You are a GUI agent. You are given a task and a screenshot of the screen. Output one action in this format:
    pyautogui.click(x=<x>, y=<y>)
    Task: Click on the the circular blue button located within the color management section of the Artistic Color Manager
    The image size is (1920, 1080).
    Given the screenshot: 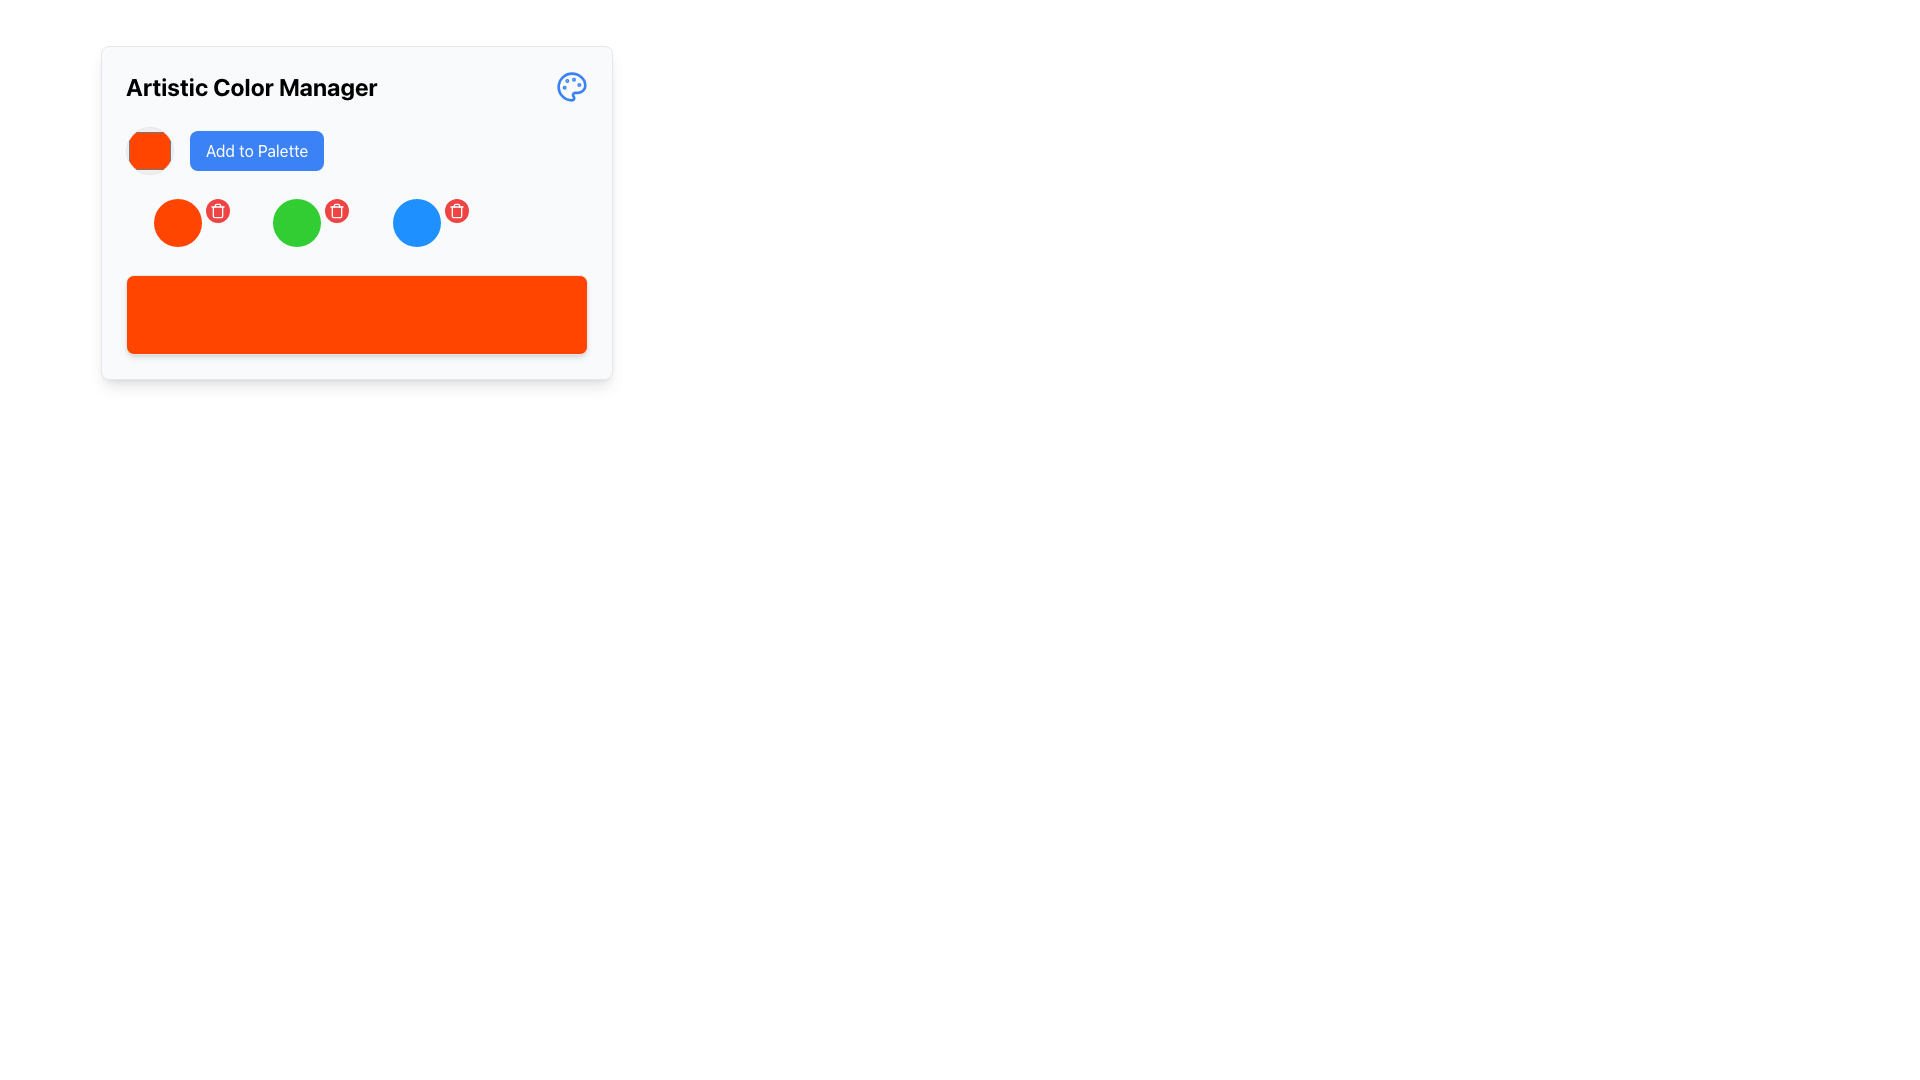 What is the action you would take?
    pyautogui.click(x=415, y=223)
    